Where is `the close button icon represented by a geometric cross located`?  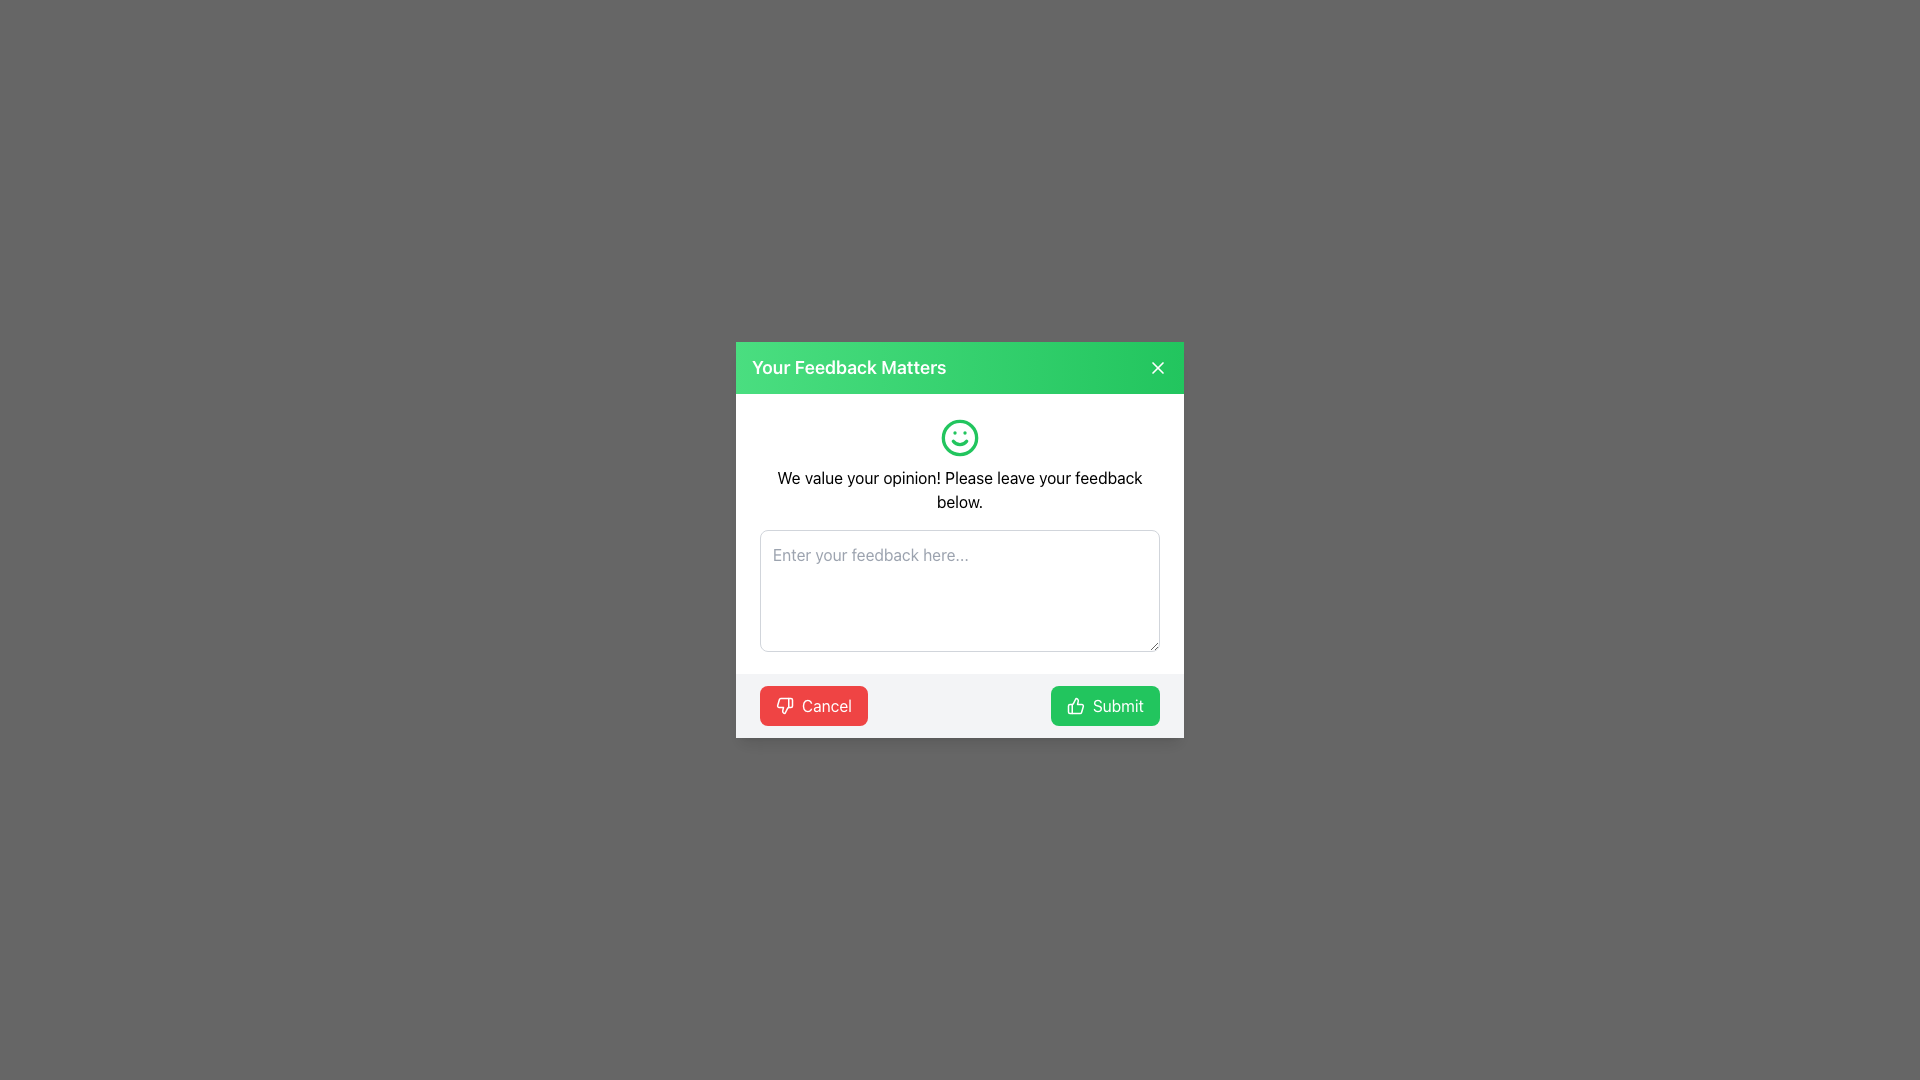
the close button icon represented by a geometric cross located is located at coordinates (1157, 367).